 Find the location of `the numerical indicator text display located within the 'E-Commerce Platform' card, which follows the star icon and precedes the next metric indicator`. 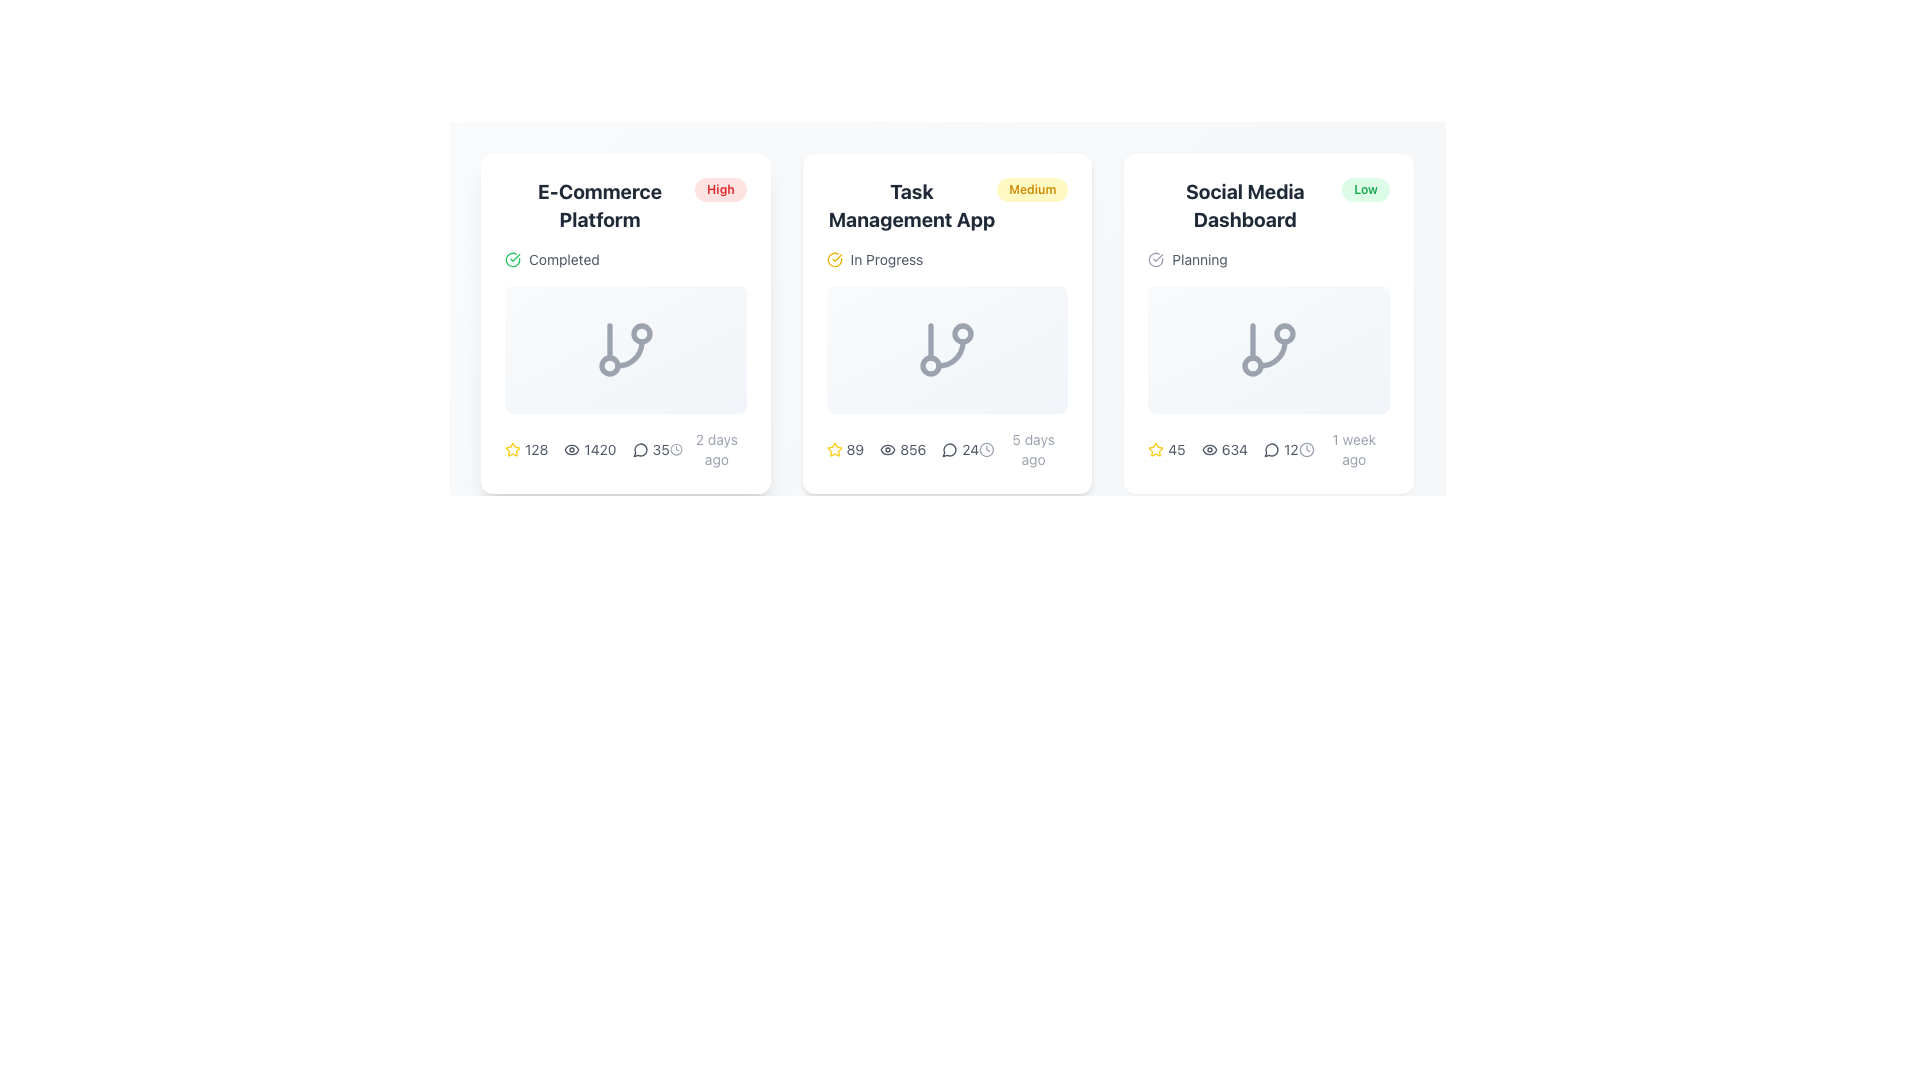

the numerical indicator text display located within the 'E-Commerce Platform' card, which follows the star icon and precedes the next metric indicator is located at coordinates (536, 450).